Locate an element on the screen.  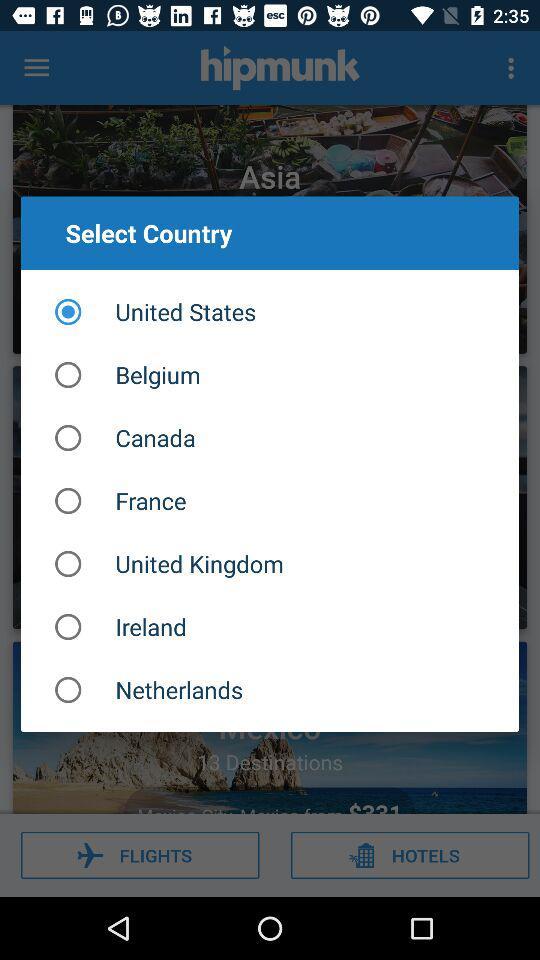
the item above the canada item is located at coordinates (270, 373).